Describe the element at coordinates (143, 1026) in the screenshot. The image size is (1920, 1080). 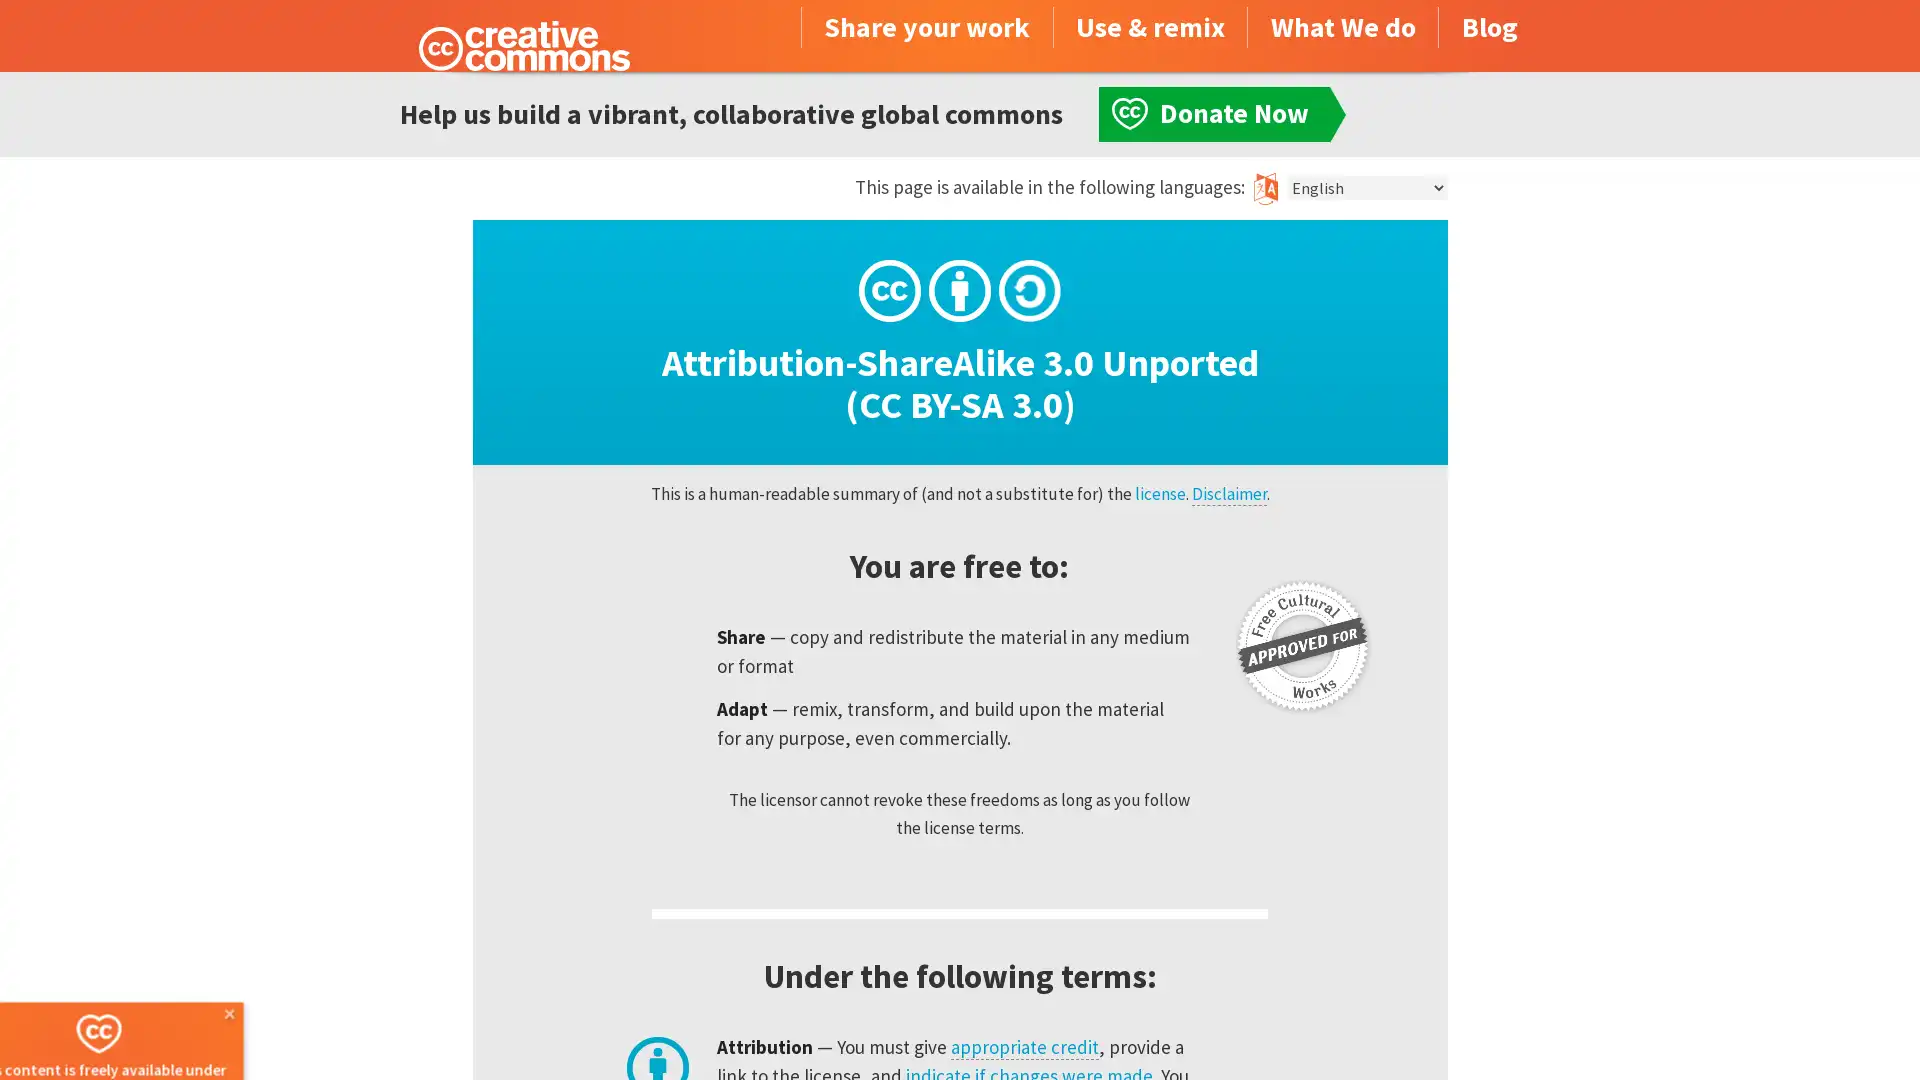
I see `Donate Now` at that location.